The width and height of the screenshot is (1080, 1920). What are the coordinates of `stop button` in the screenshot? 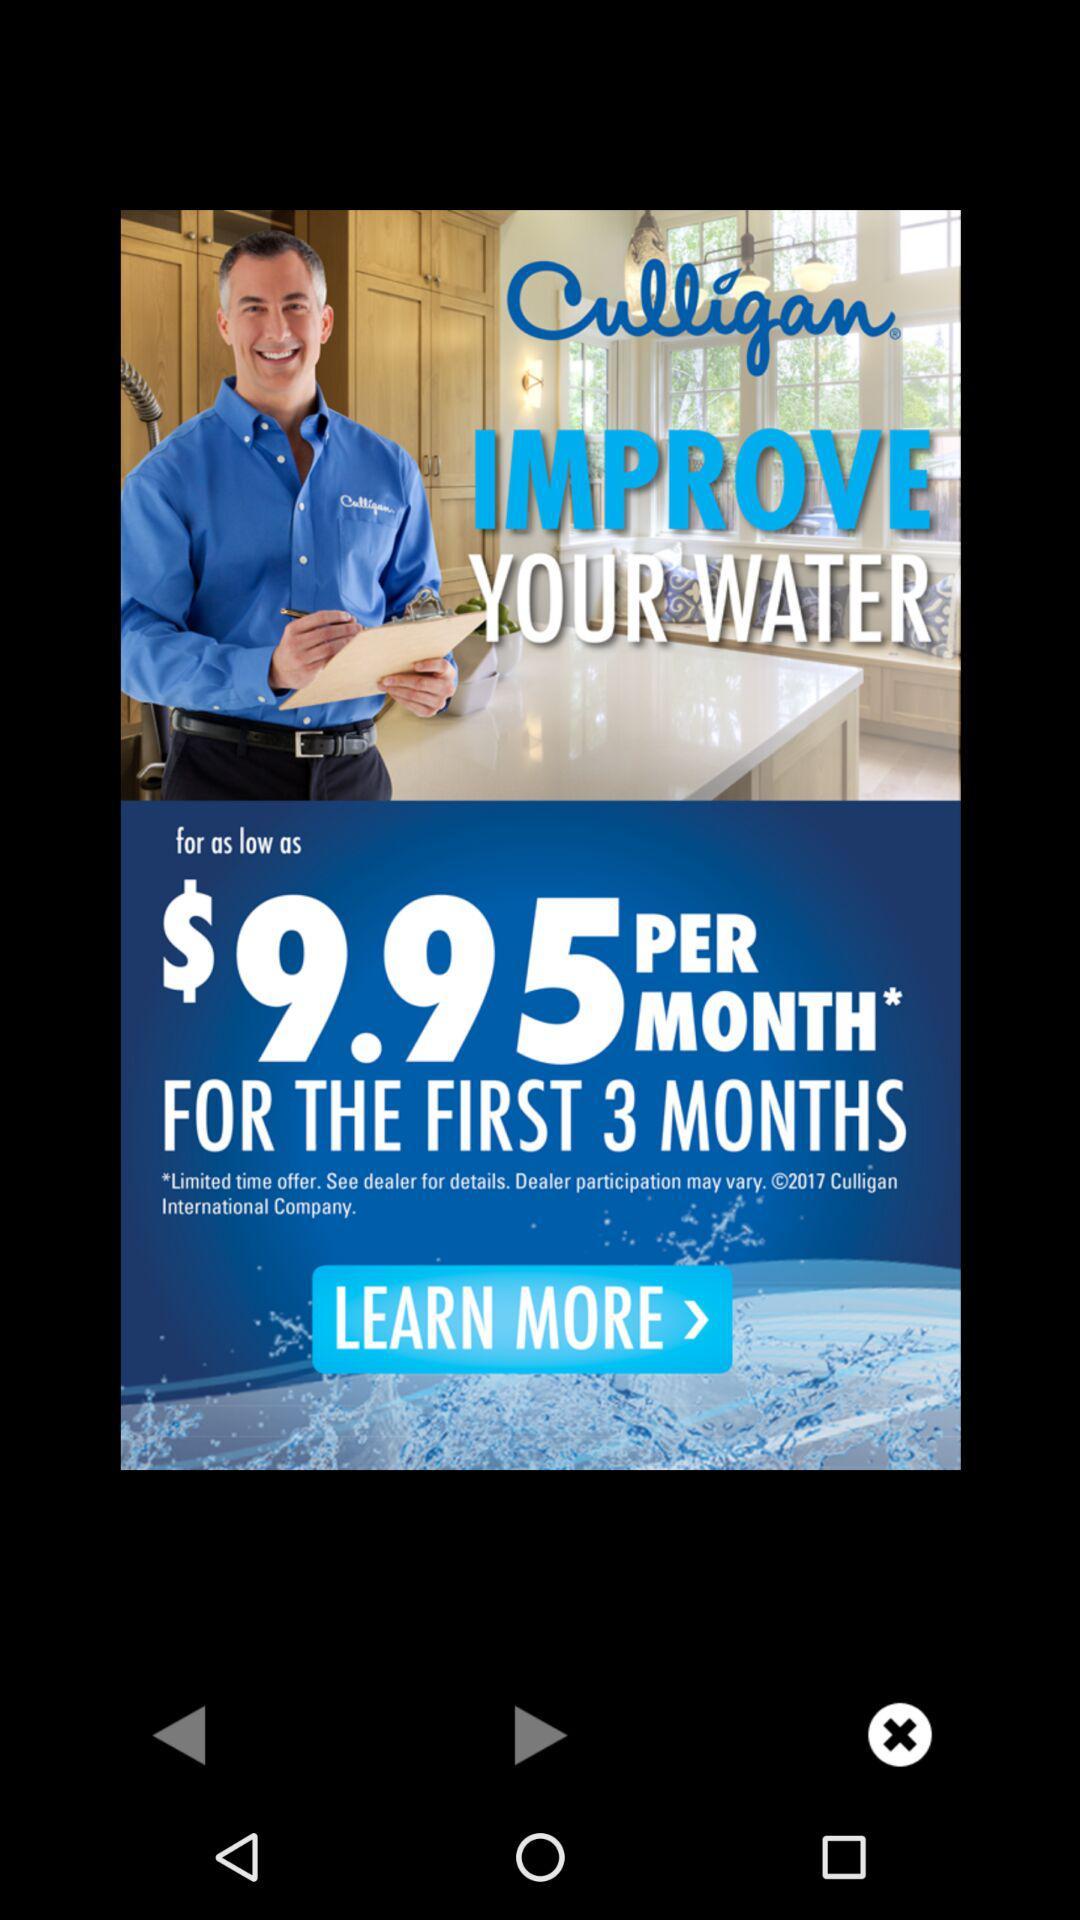 It's located at (540, 1733).